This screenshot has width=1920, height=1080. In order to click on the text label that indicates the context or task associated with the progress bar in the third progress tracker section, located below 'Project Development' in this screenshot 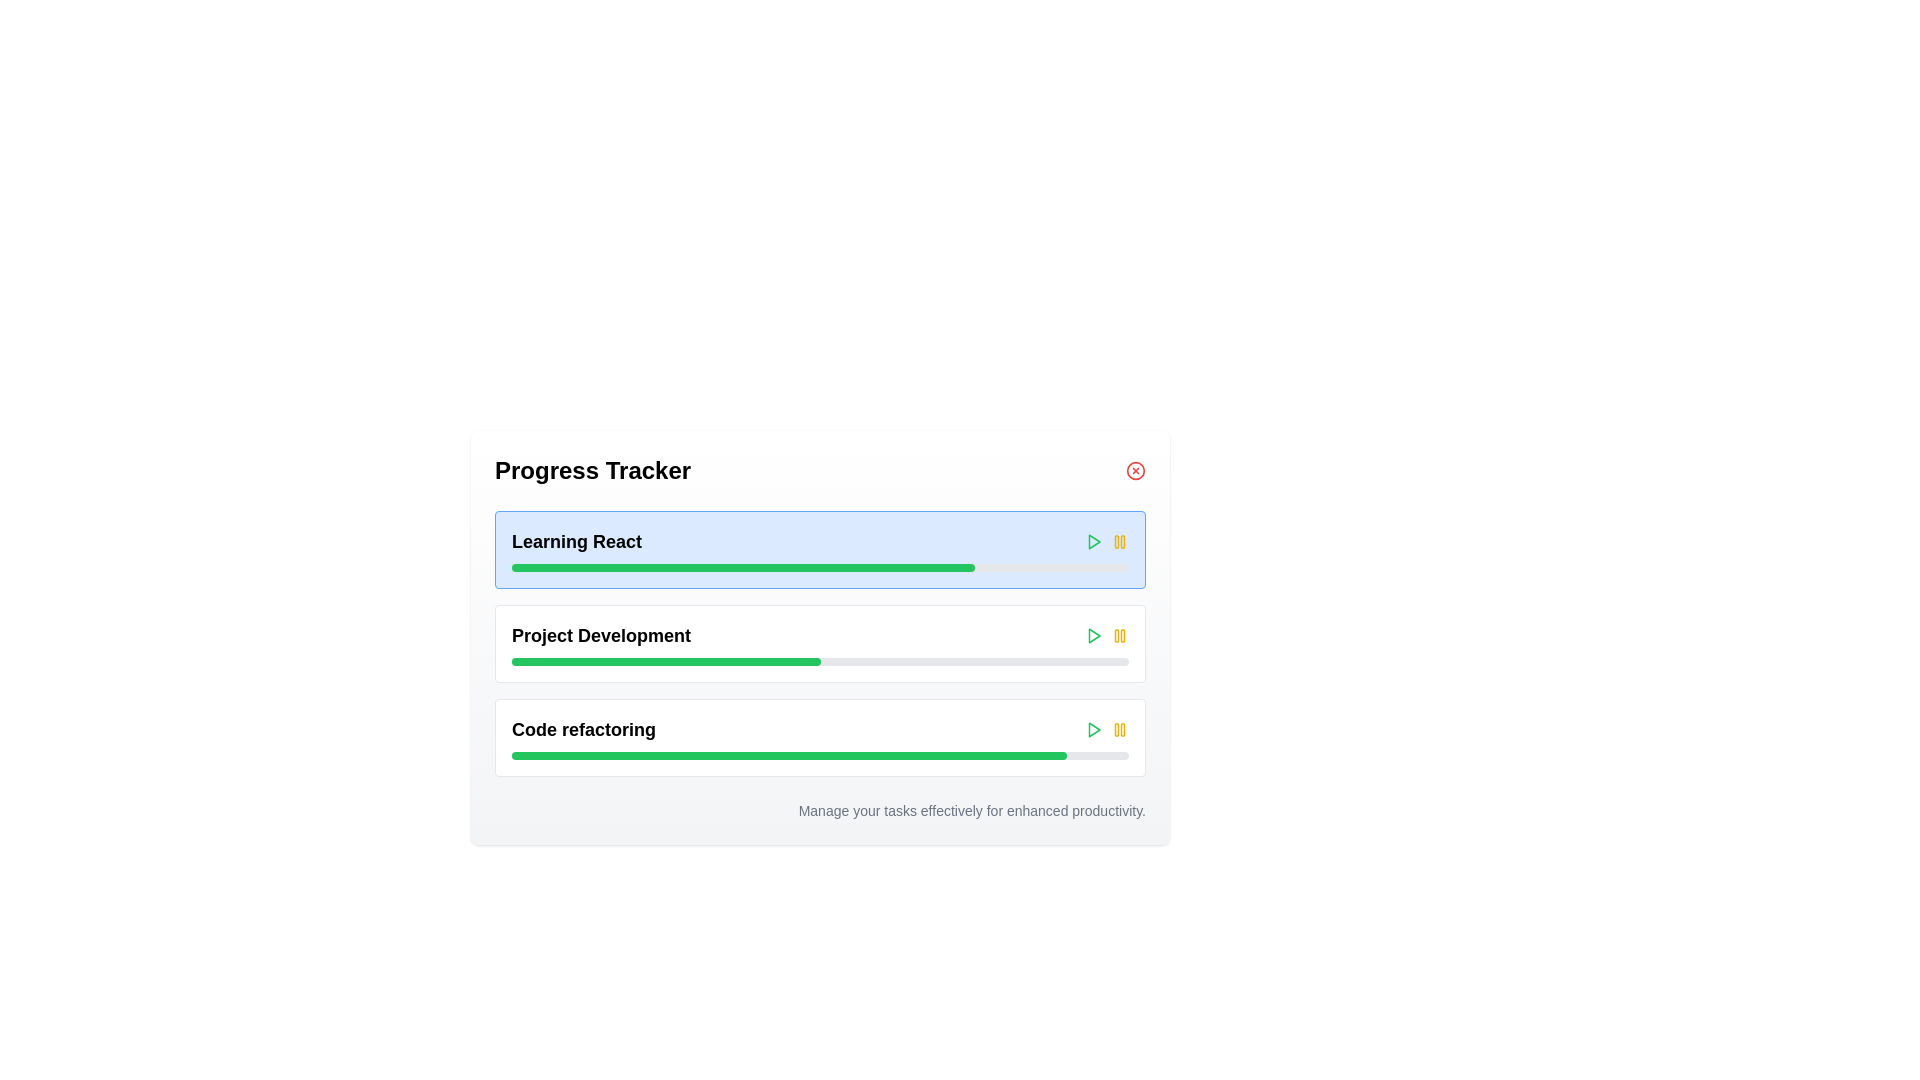, I will do `click(583, 729)`.